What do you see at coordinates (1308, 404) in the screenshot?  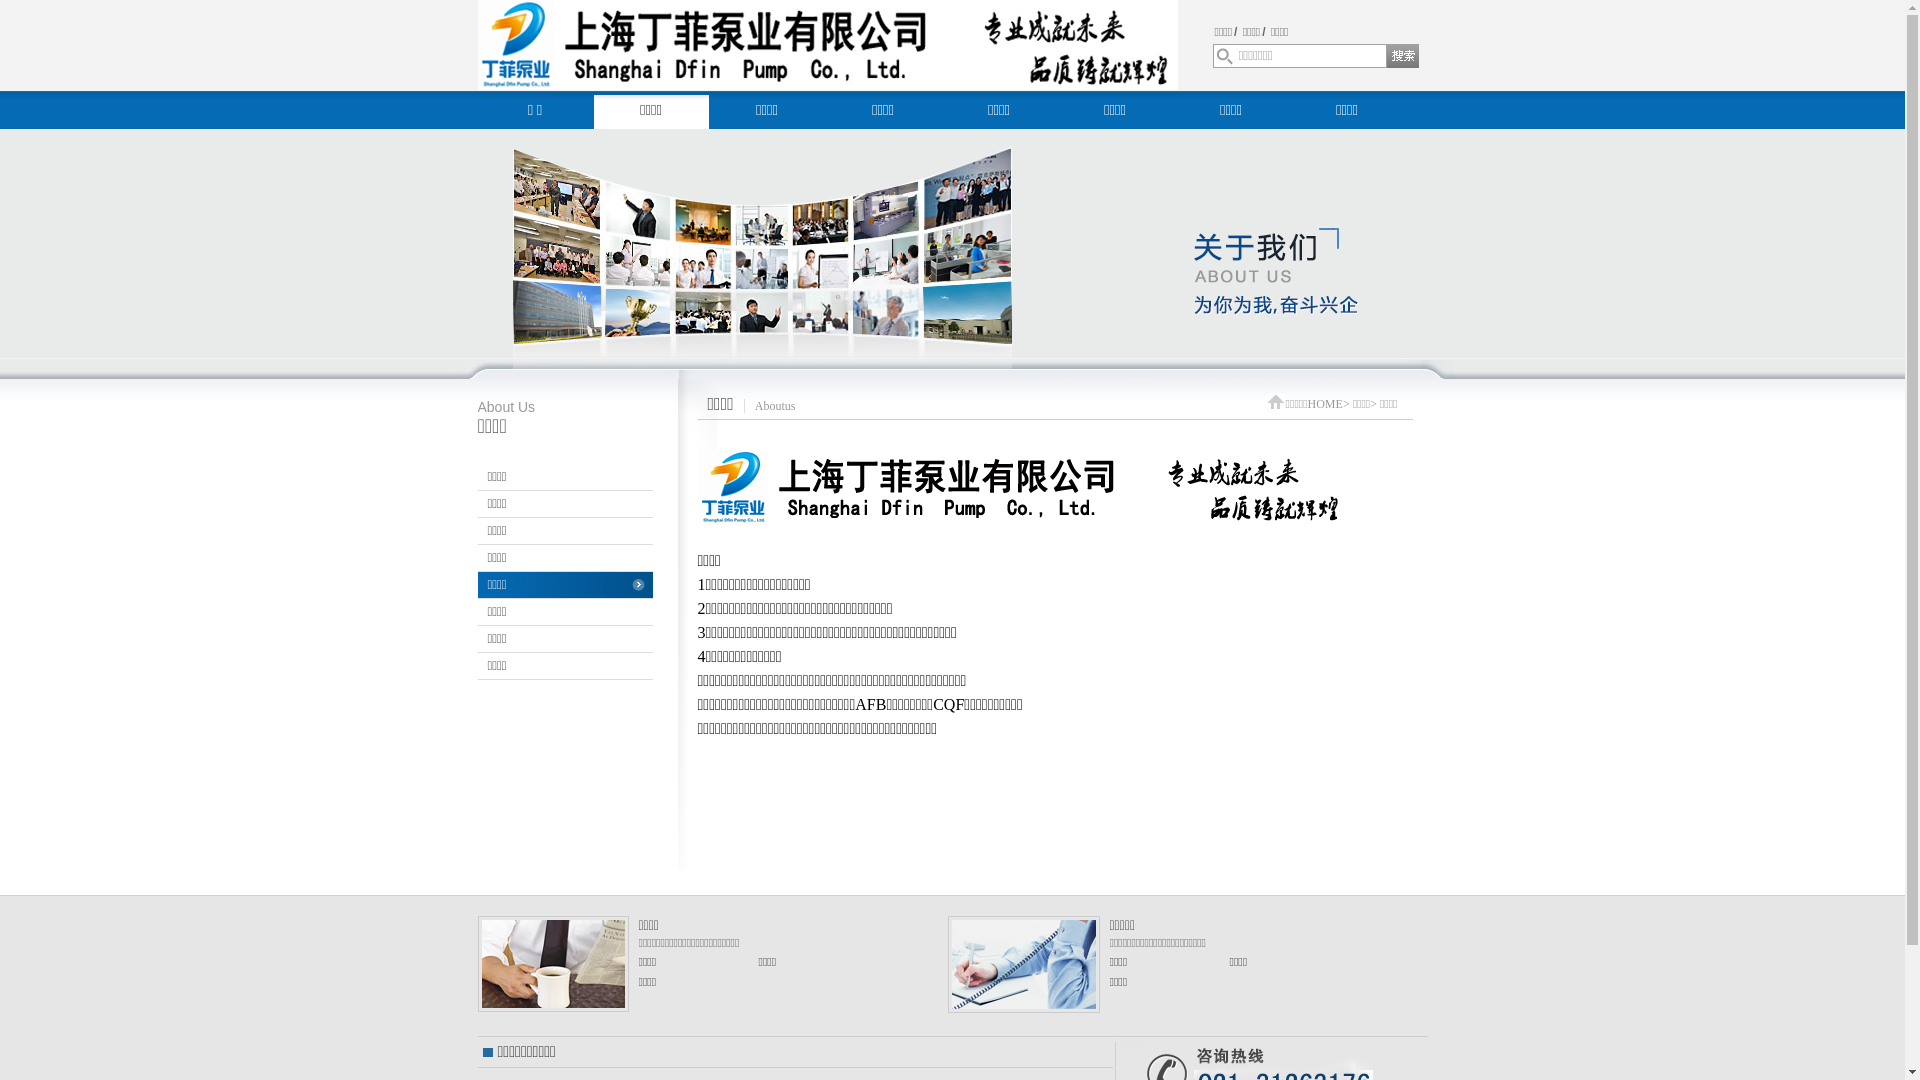 I see `'HOME'` at bounding box center [1308, 404].